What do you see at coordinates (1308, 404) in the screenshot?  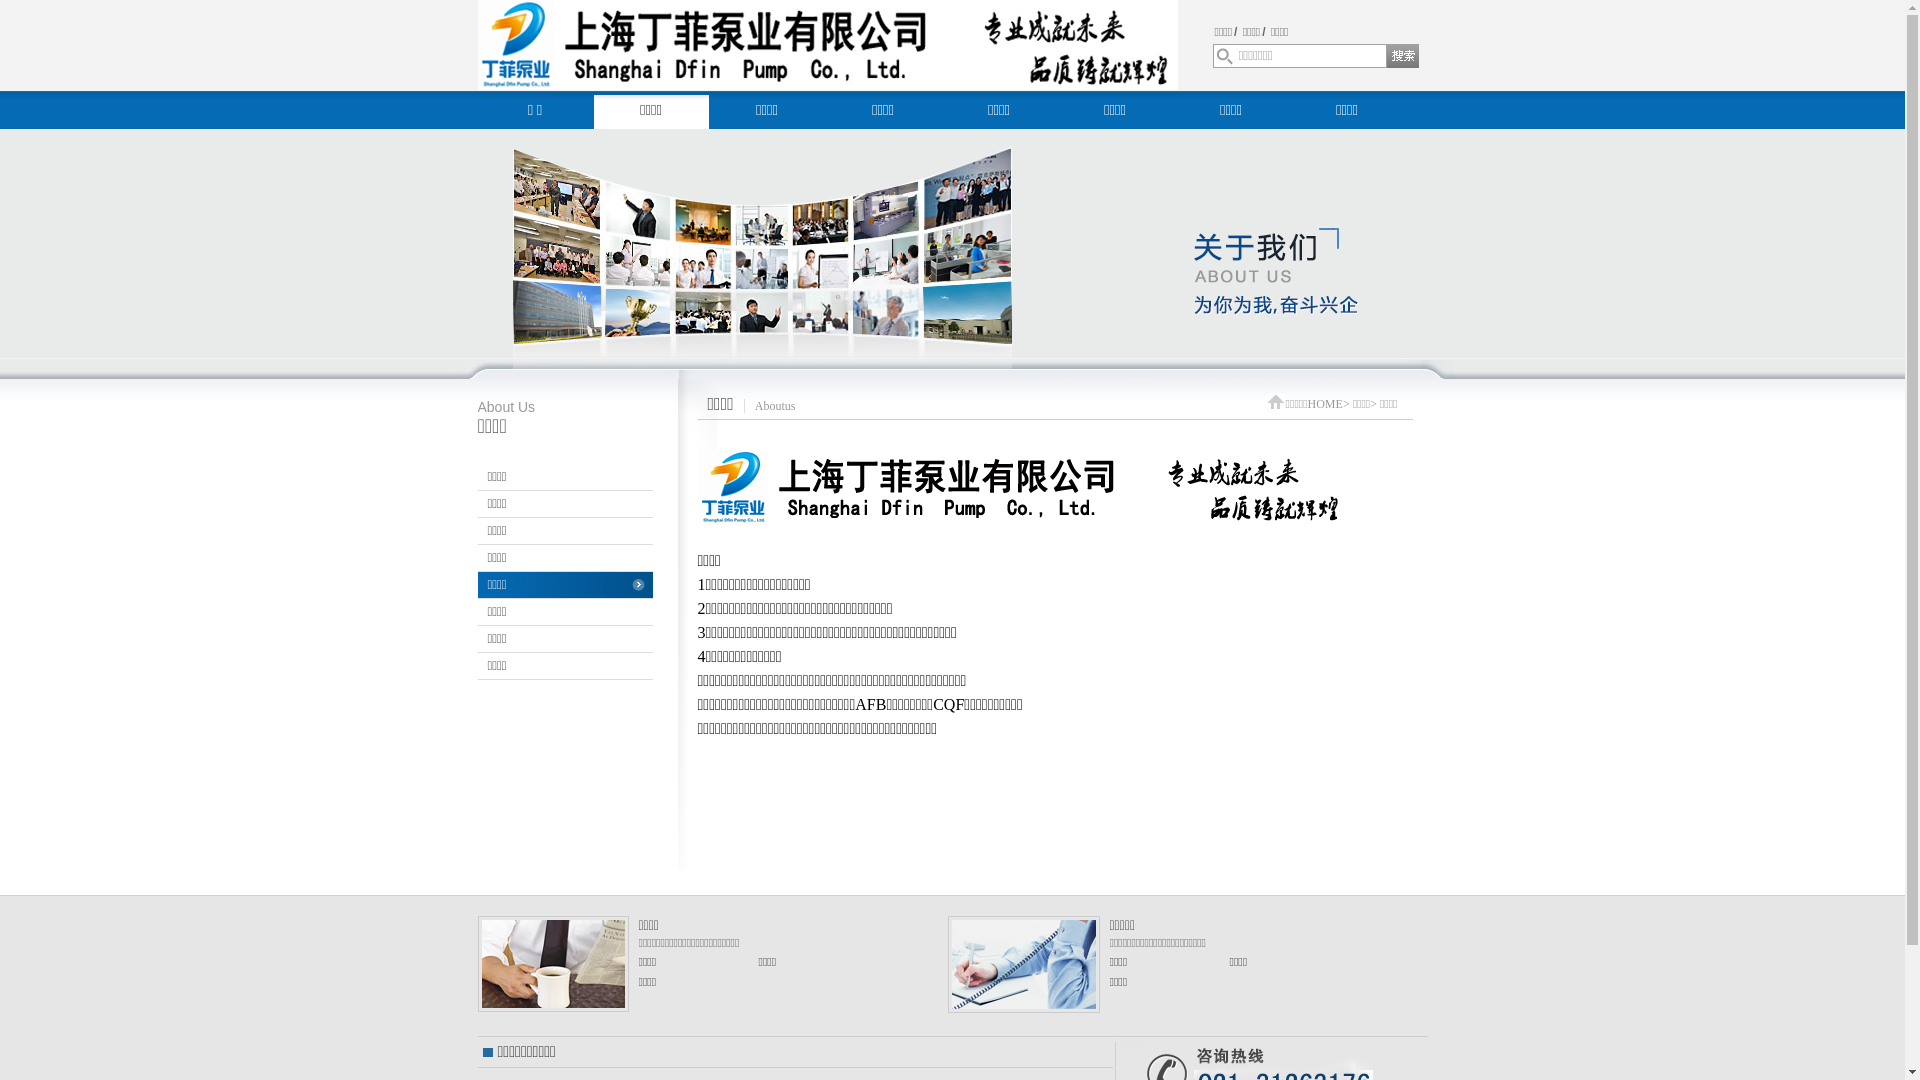 I see `'HOME'` at bounding box center [1308, 404].